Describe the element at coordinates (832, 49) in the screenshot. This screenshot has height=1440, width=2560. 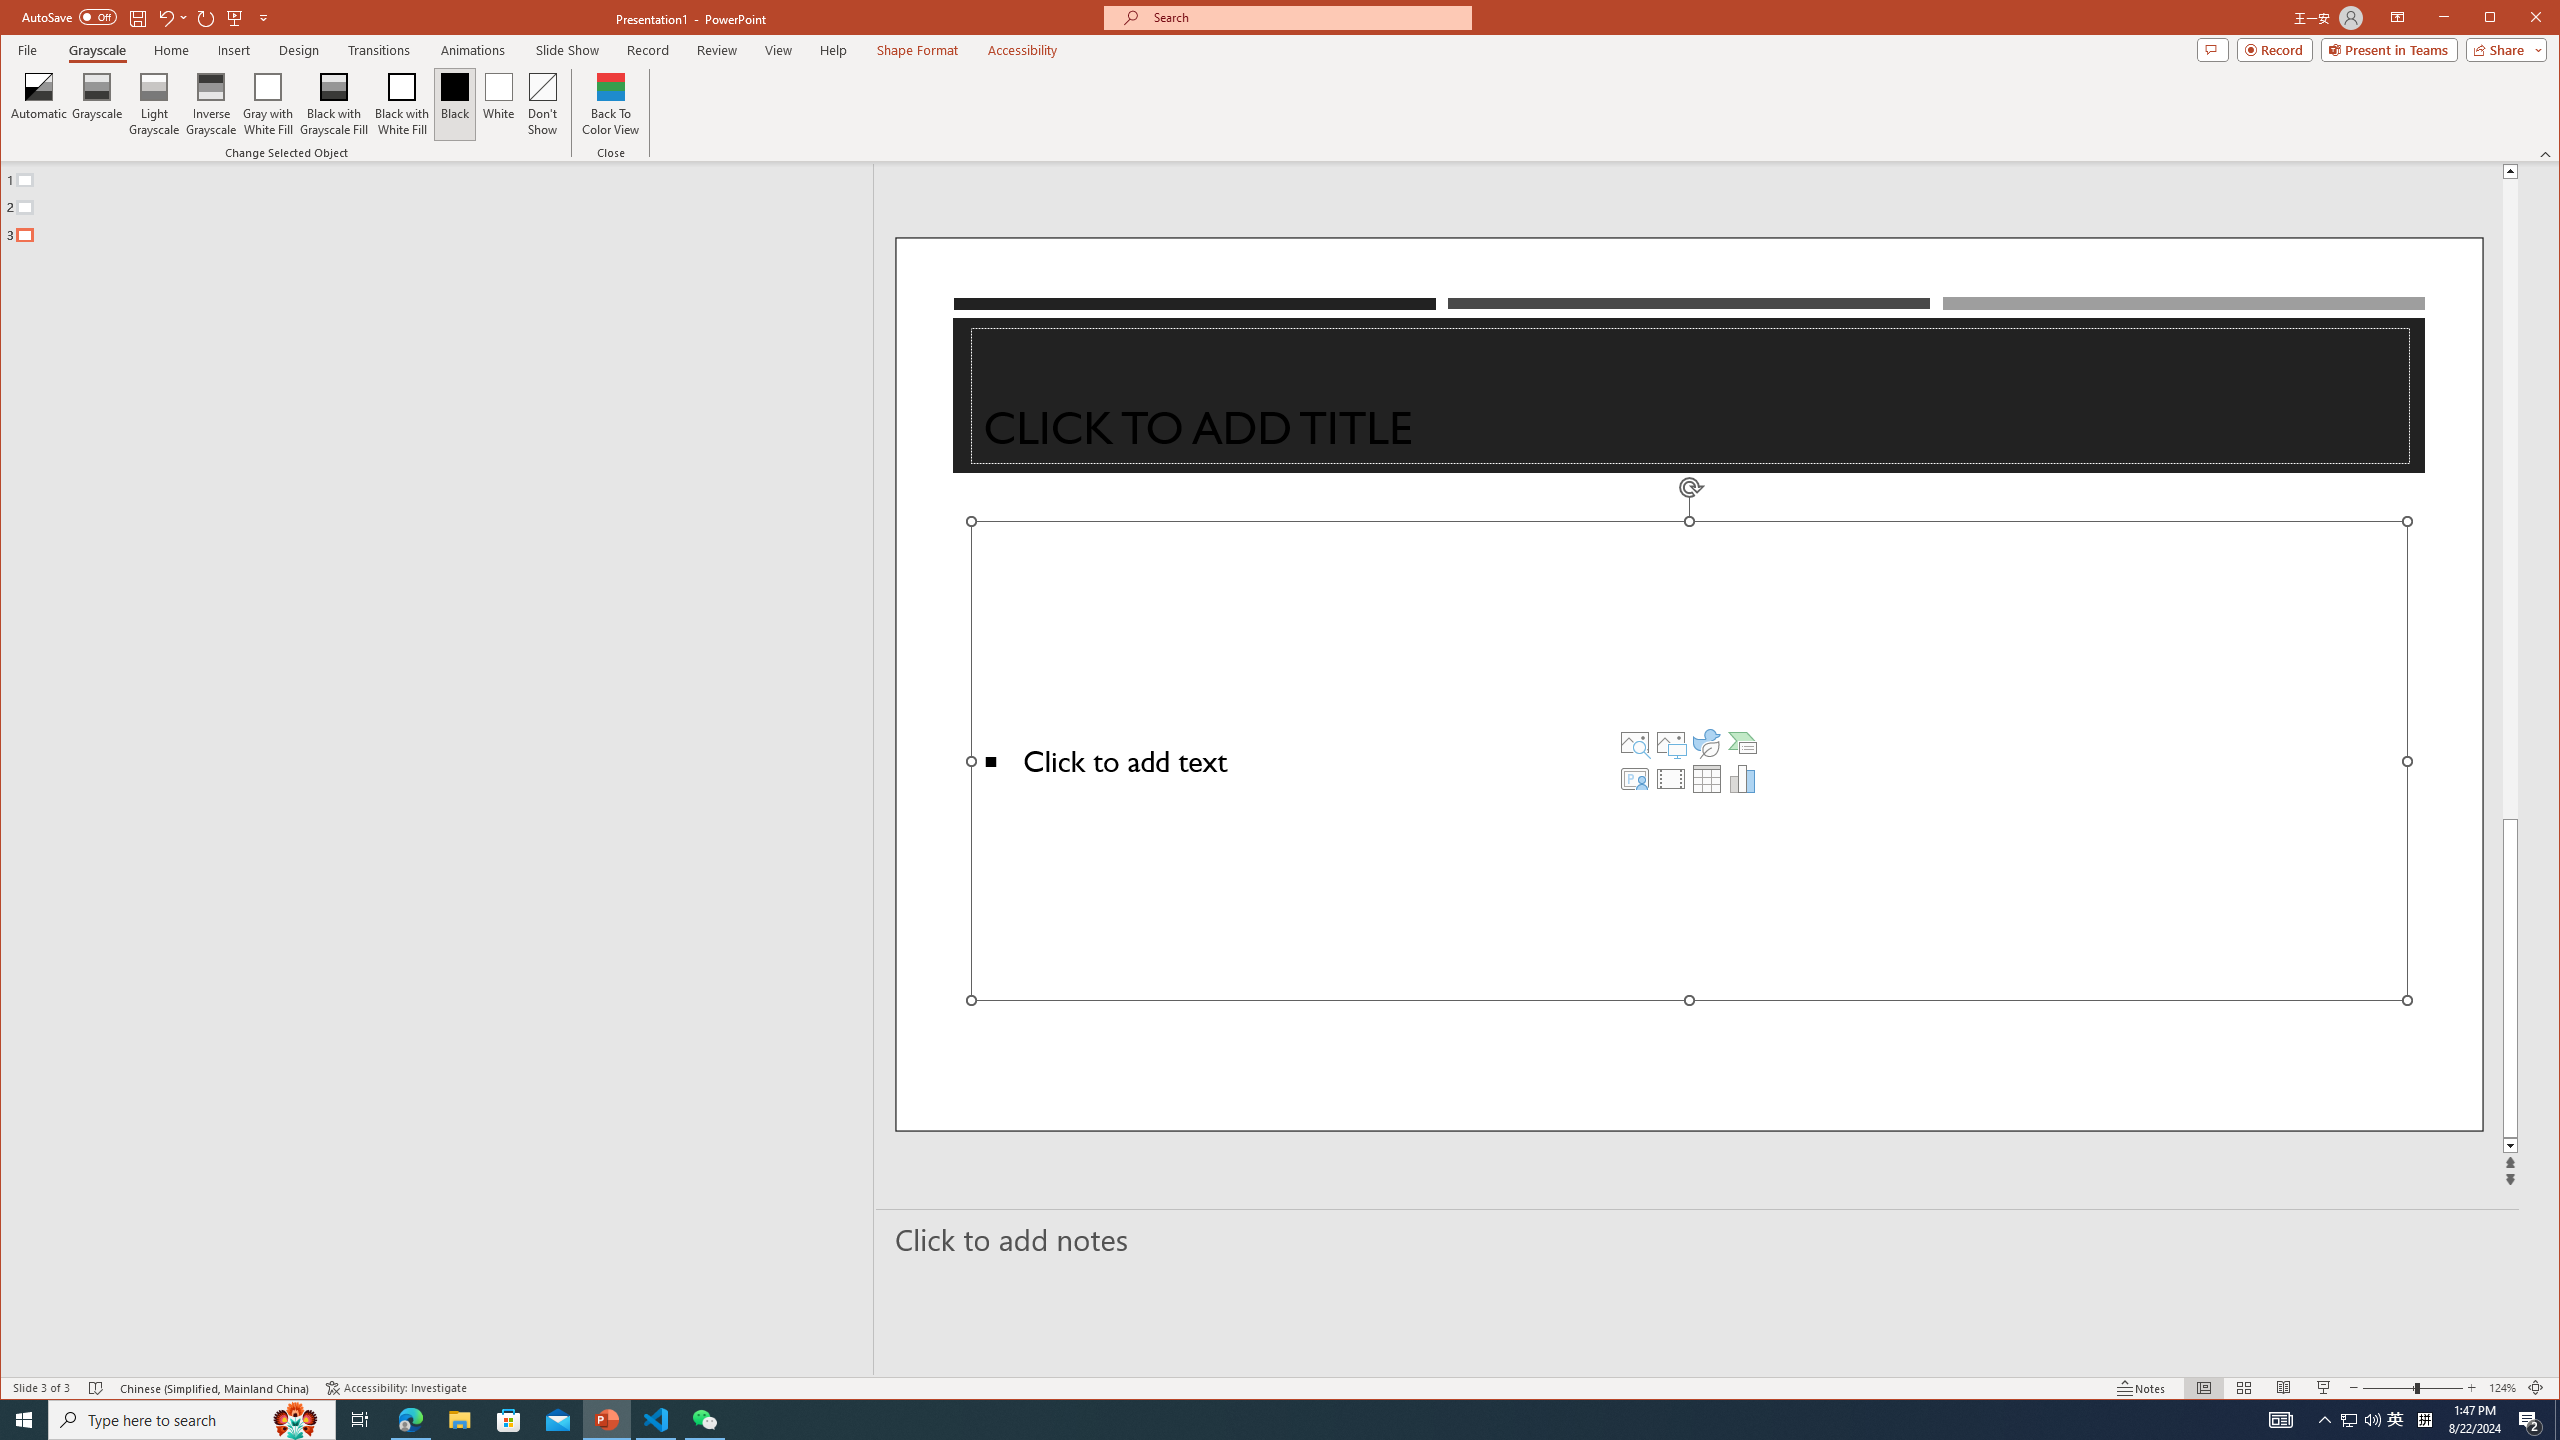
I see `'Help'` at that location.